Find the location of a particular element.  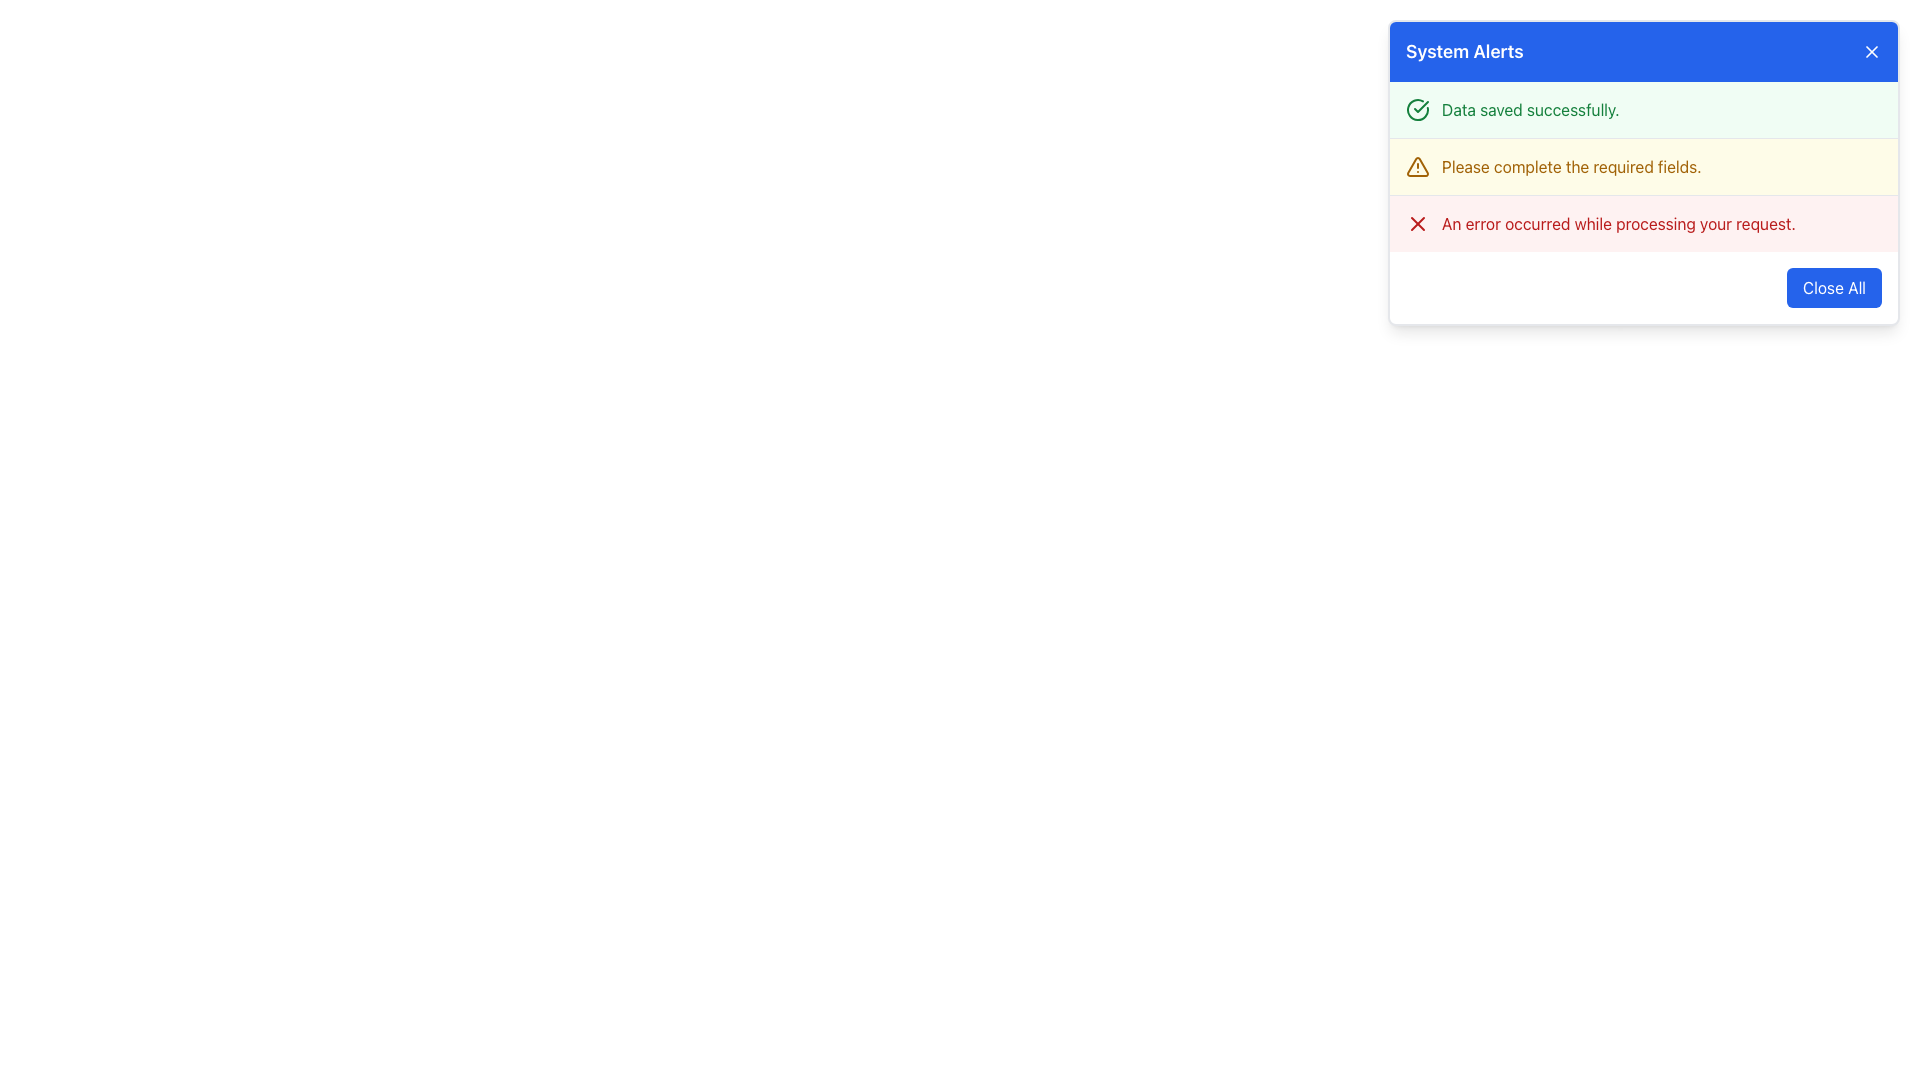

the close icon located at the top-right corner of the 'System Alerts' panel is located at coordinates (1416, 223).